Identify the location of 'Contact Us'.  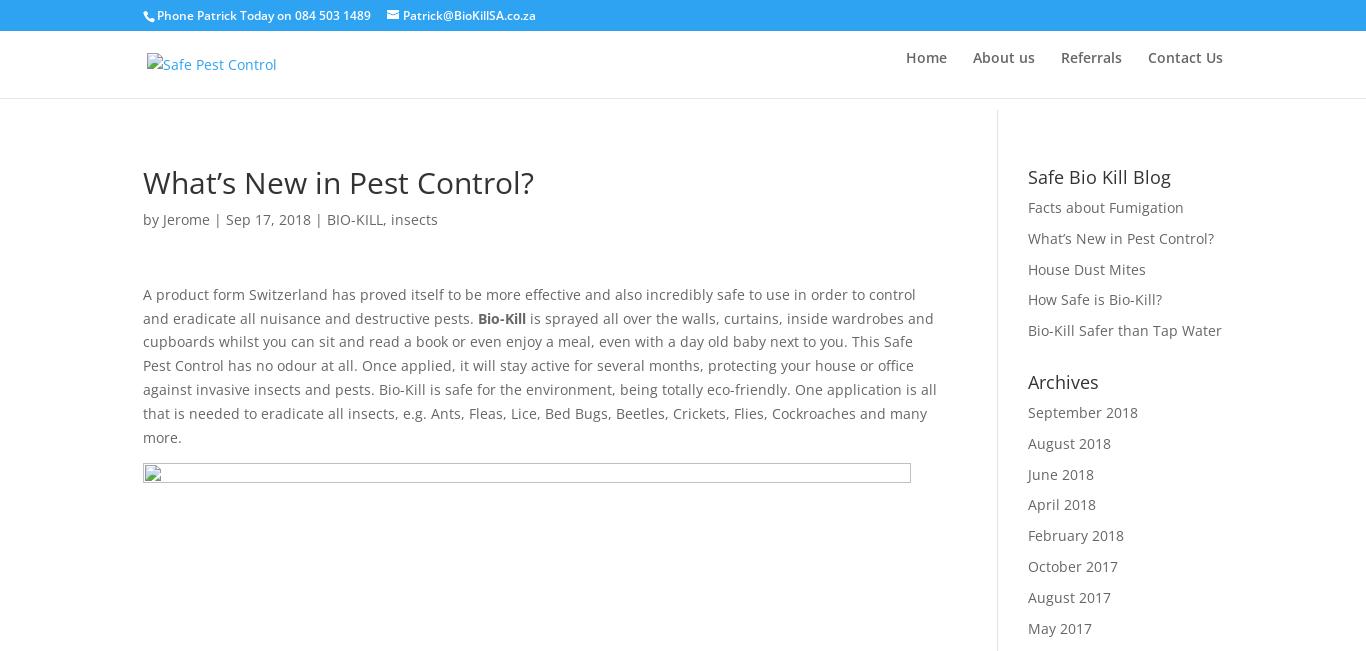
(1147, 64).